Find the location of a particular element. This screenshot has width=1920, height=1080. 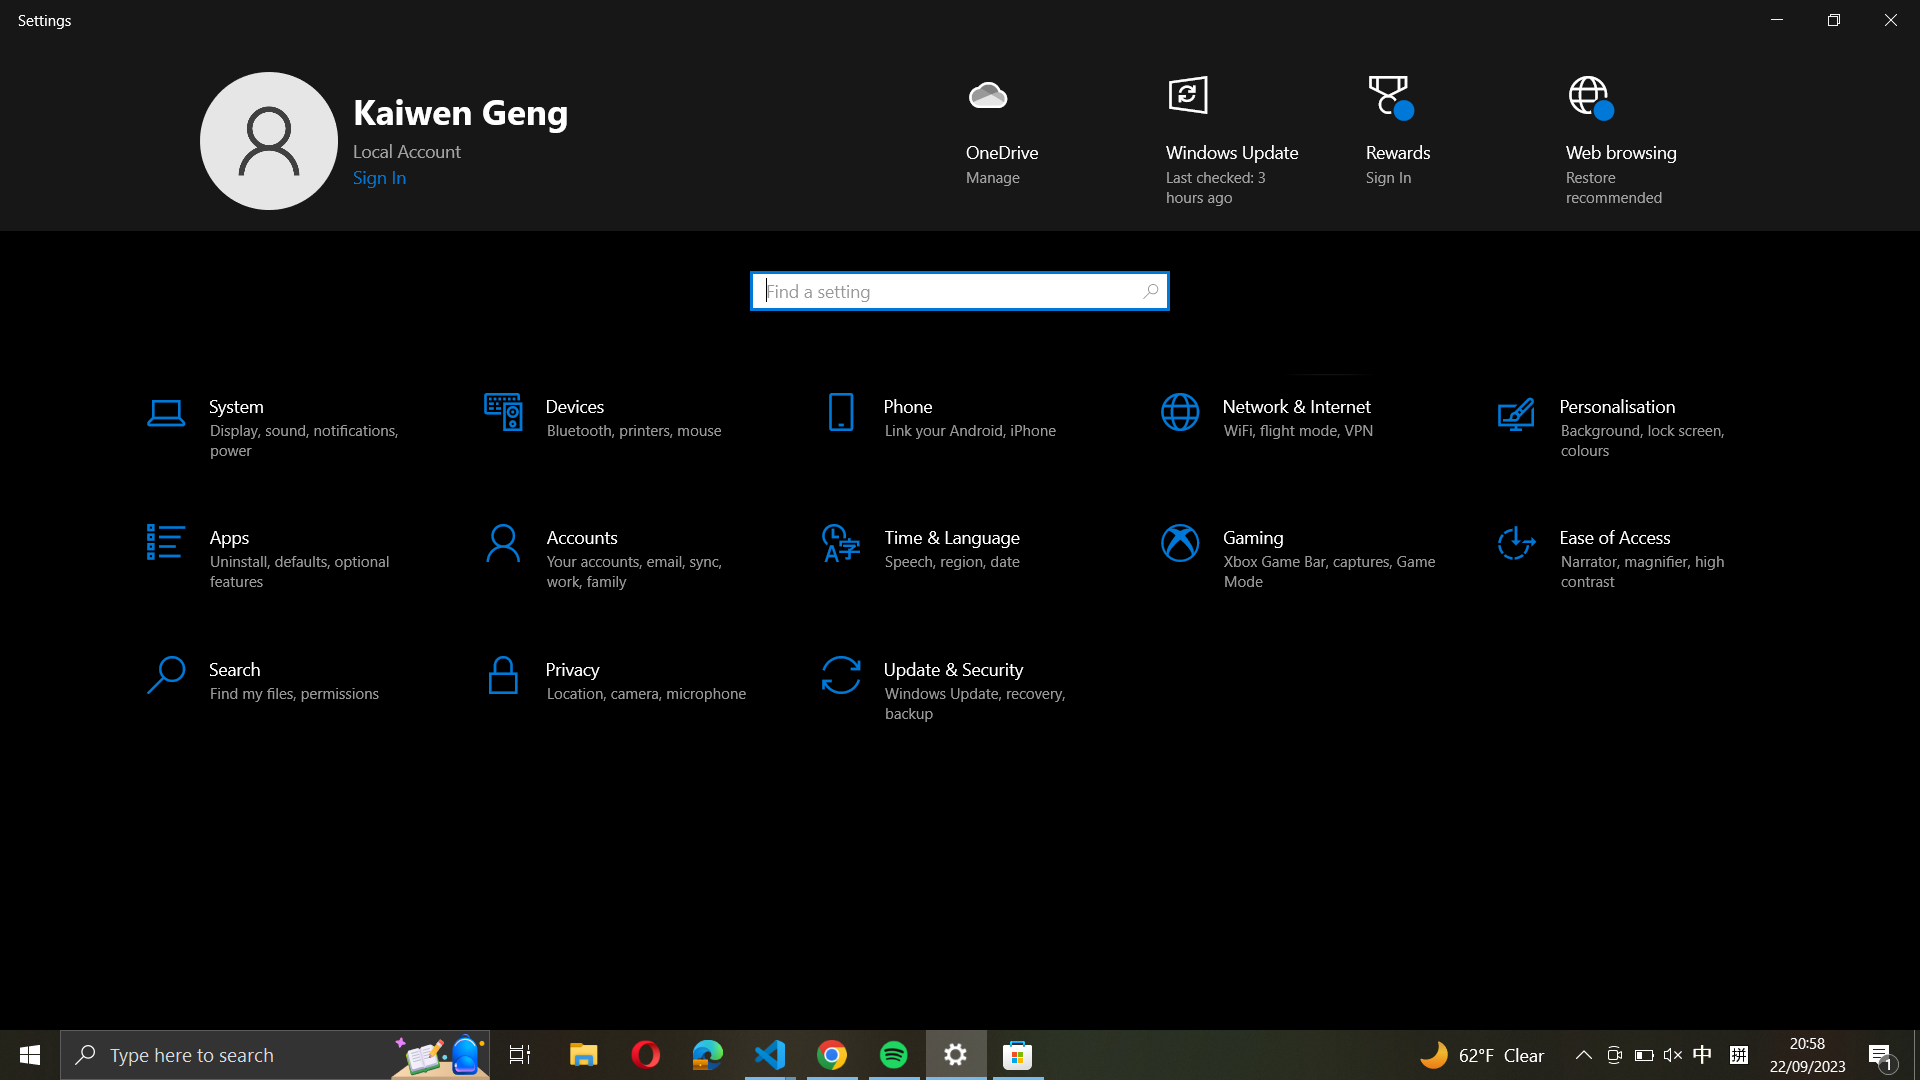

Windows update procedure by clicking the button placed at the bottom right corner is located at coordinates (1220, 137).